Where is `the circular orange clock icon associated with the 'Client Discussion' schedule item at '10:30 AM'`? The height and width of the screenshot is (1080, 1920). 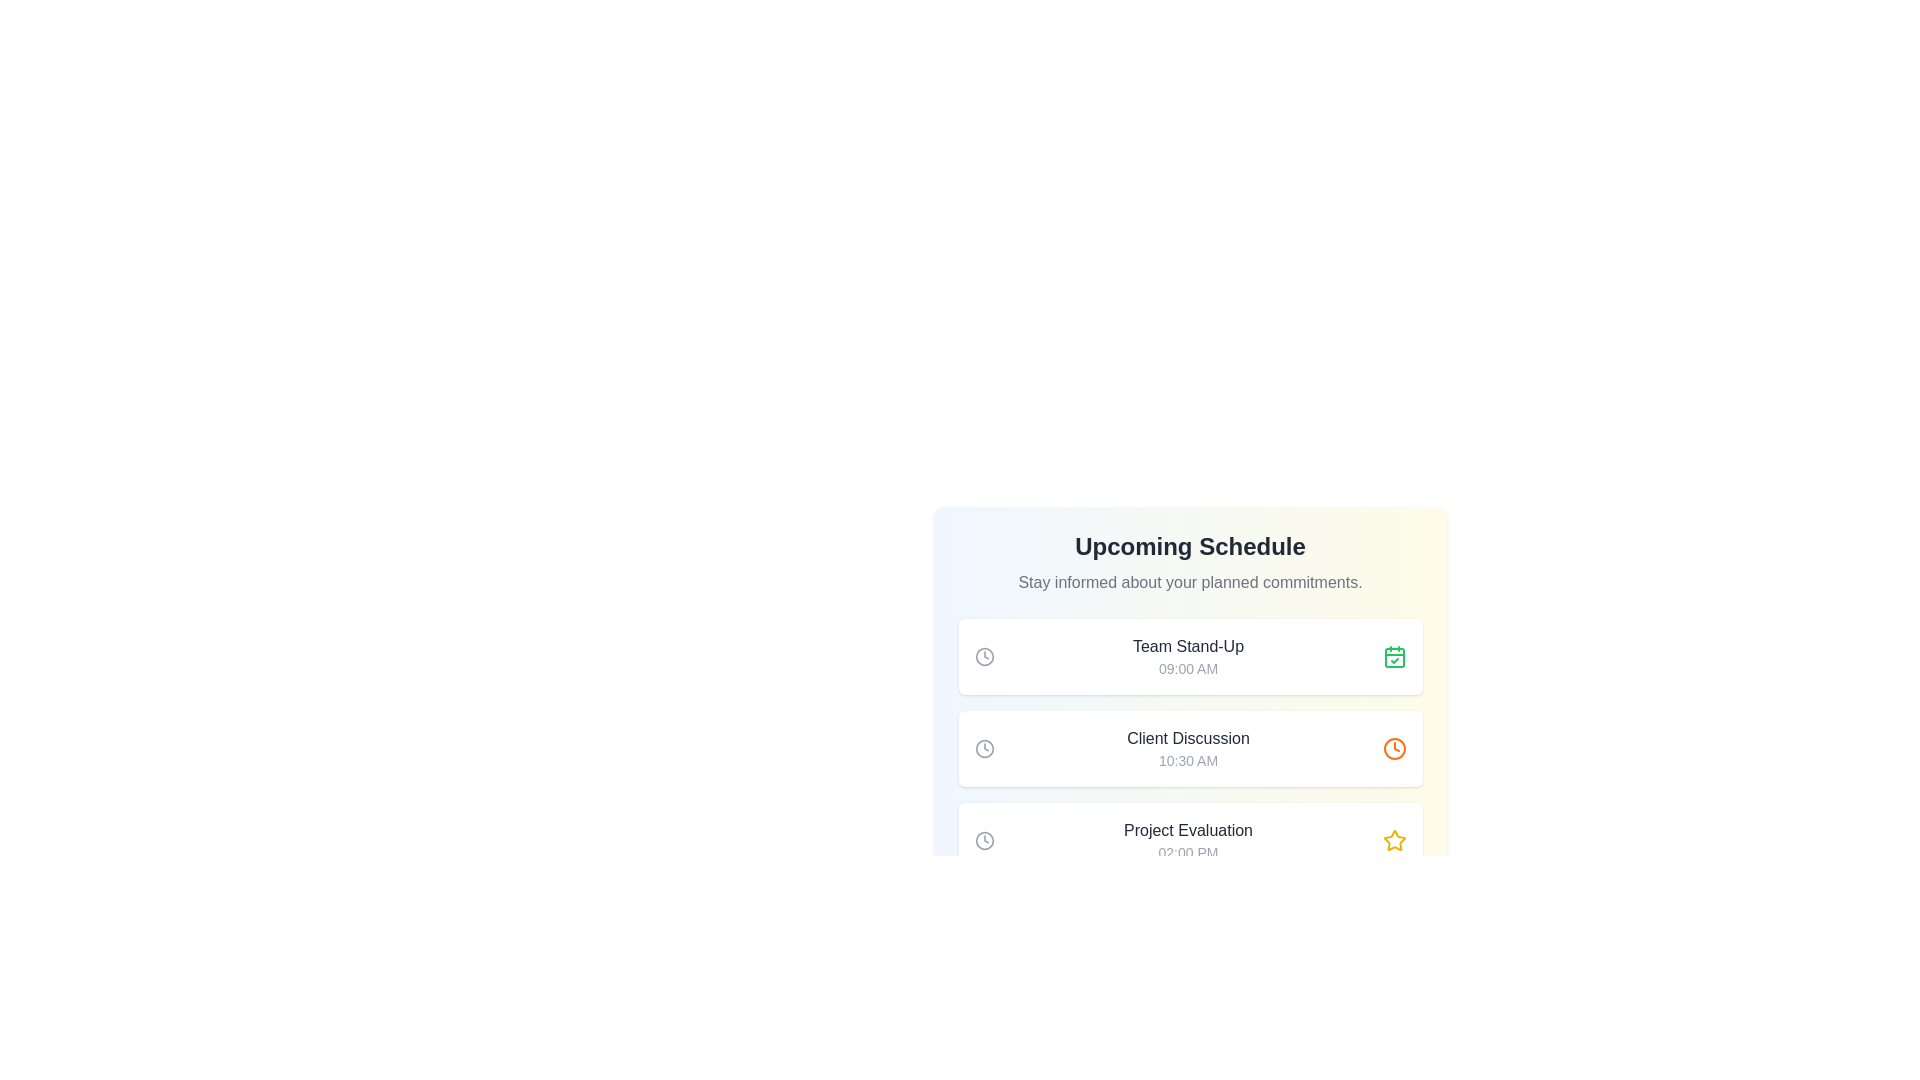 the circular orange clock icon associated with the 'Client Discussion' schedule item at '10:30 AM' is located at coordinates (1393, 748).